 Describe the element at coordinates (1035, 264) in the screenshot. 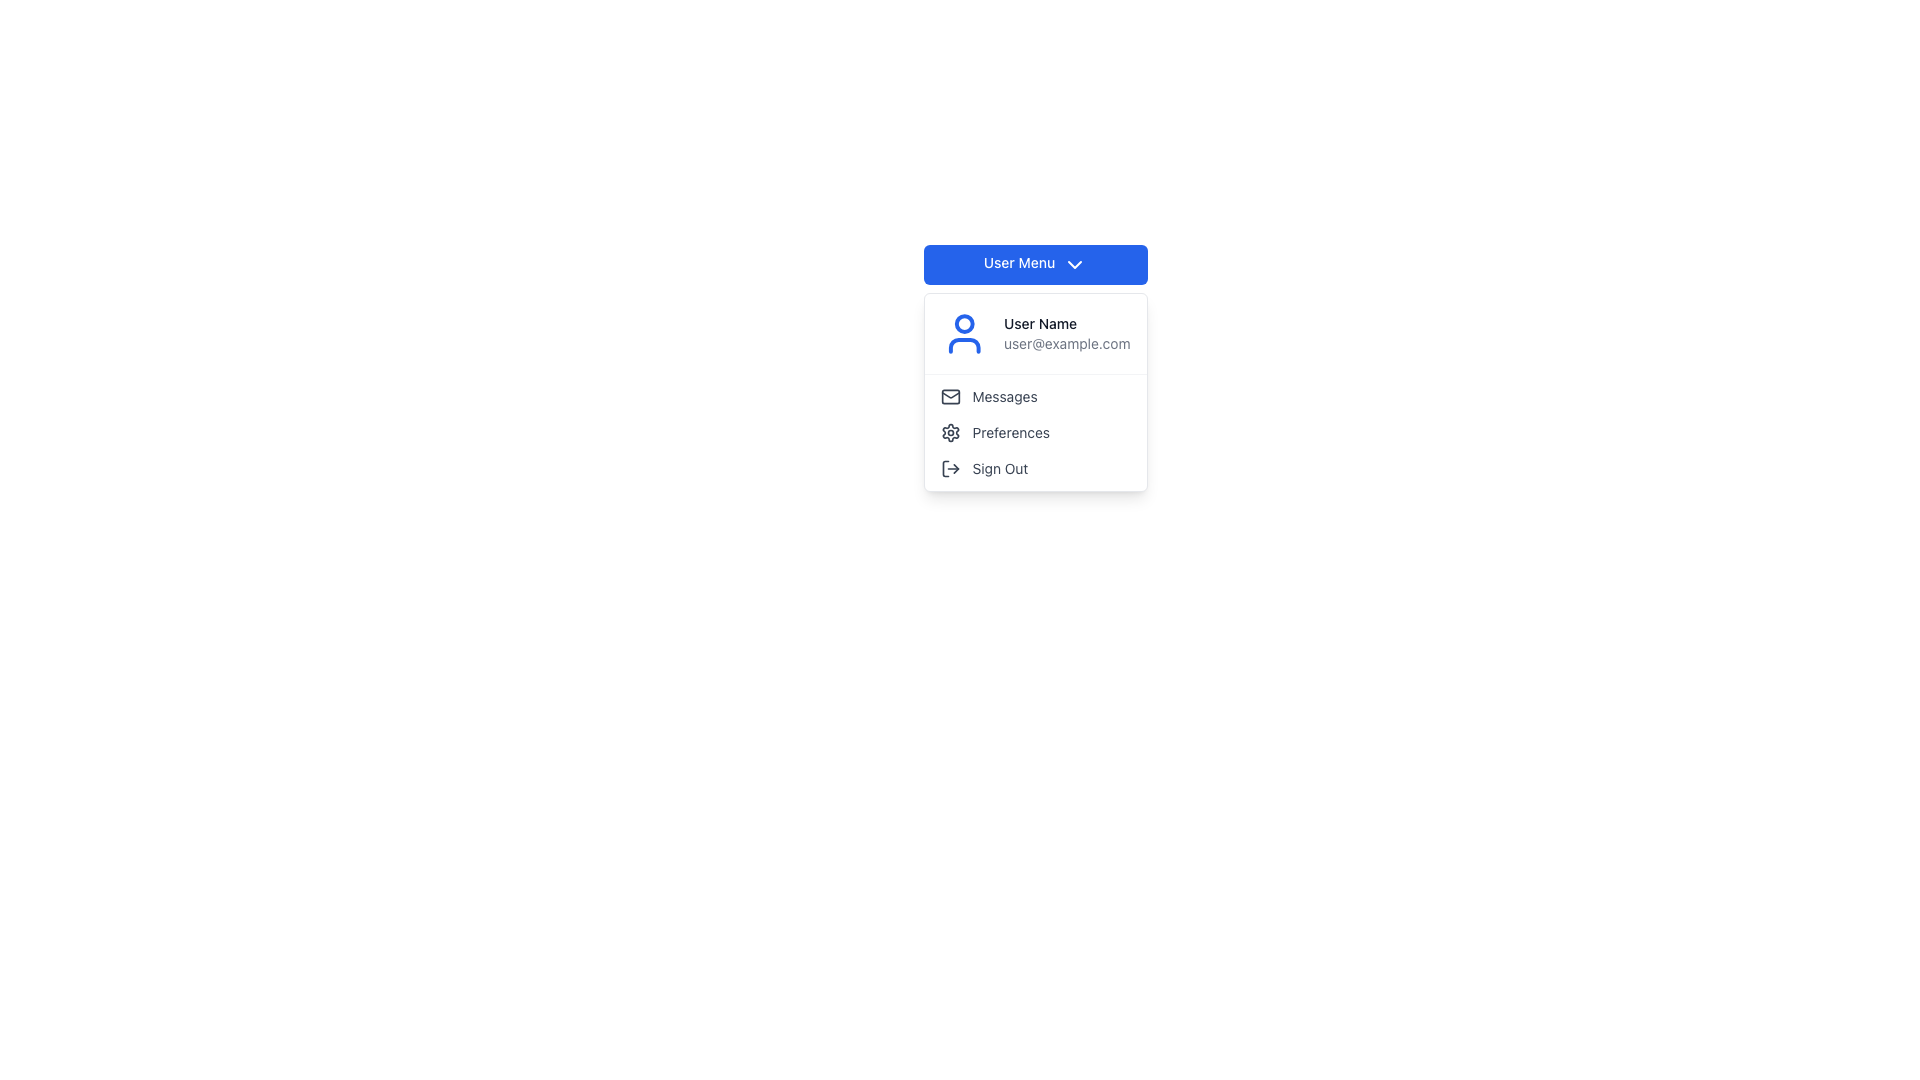

I see `the dropdown menu button located near the top of the interface to access user profile options and sign-out functionality` at that location.